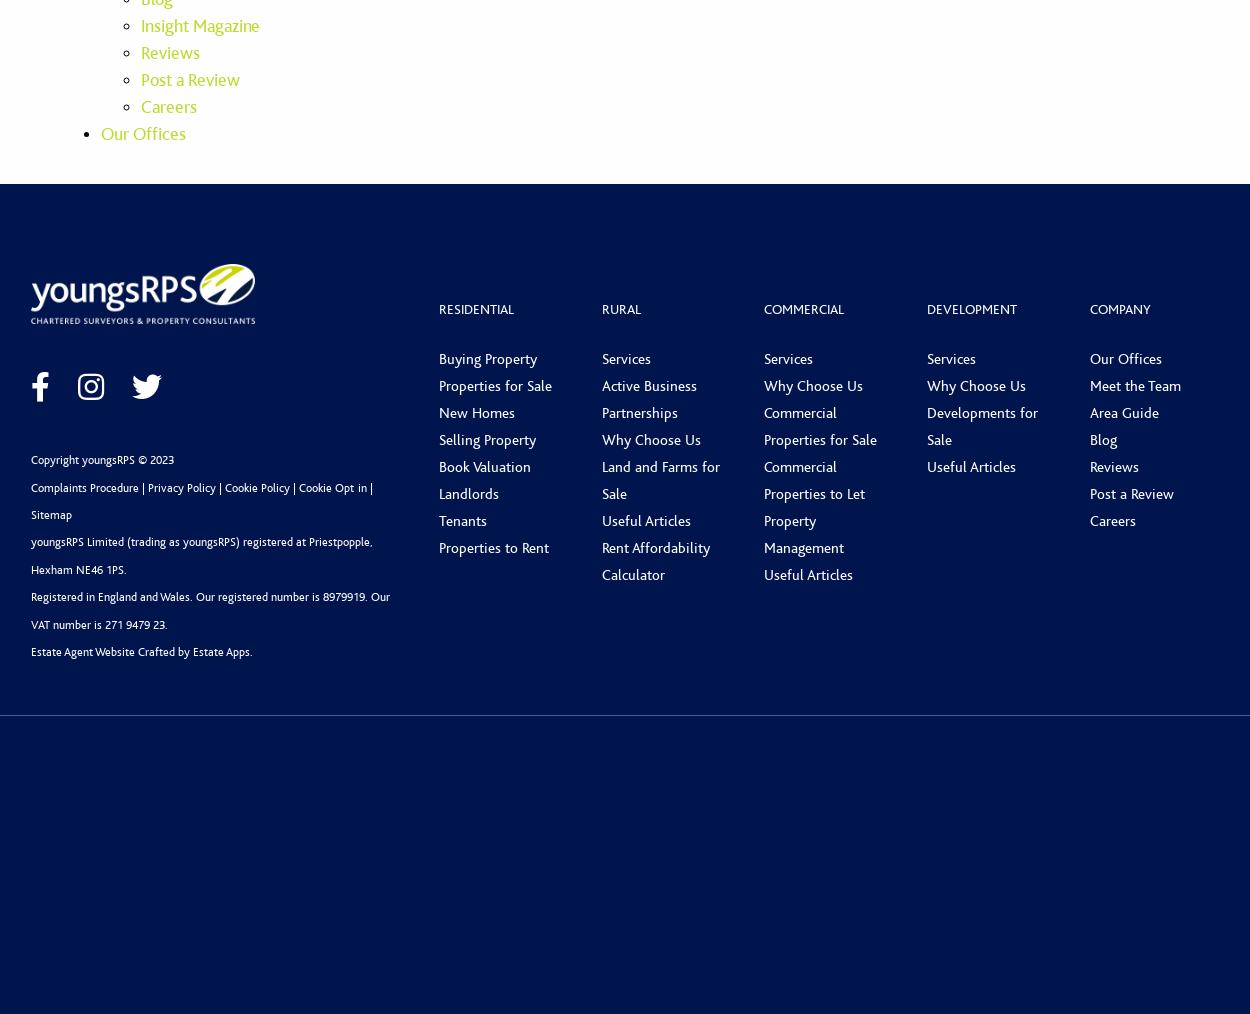 The width and height of the screenshot is (1250, 1014). Describe the element at coordinates (1088, 439) in the screenshot. I see `'Blog'` at that location.